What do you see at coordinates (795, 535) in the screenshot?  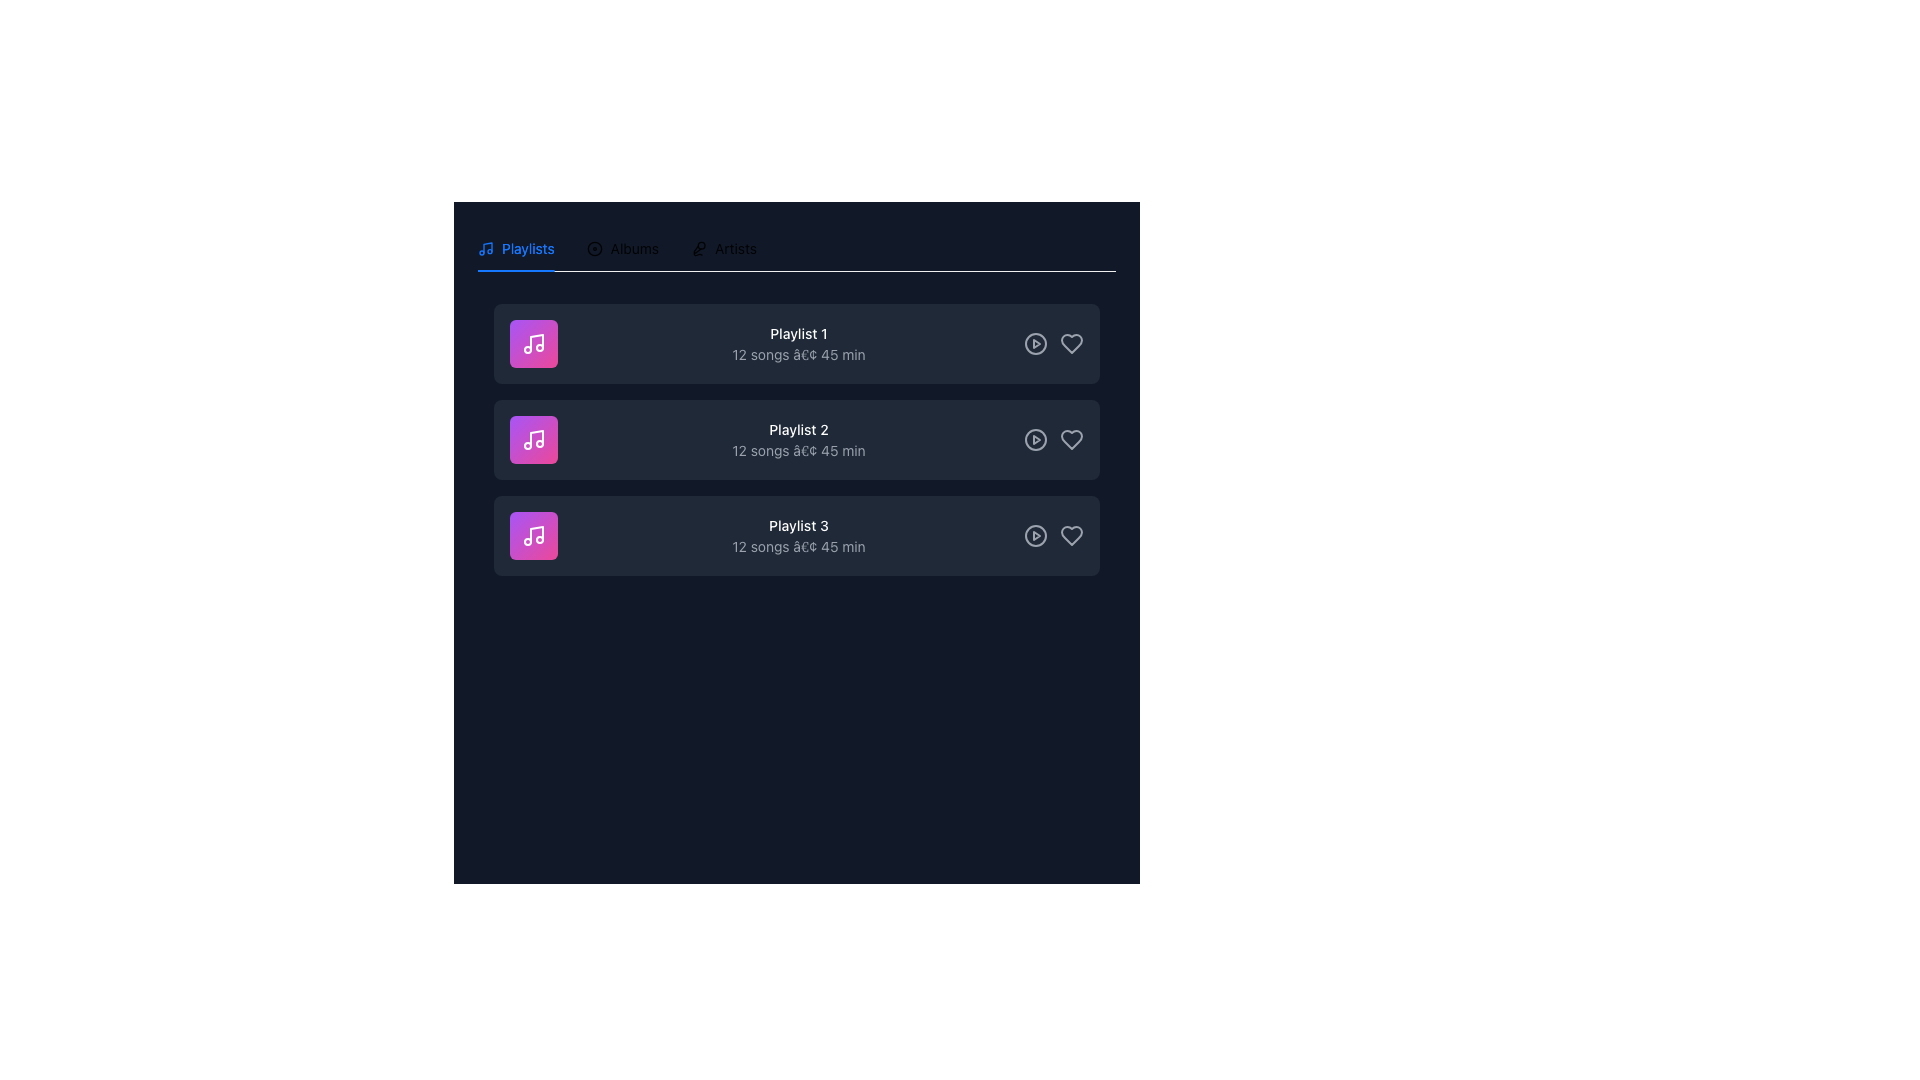 I see `the third playlist entry titled 'Playlist 3'` at bounding box center [795, 535].